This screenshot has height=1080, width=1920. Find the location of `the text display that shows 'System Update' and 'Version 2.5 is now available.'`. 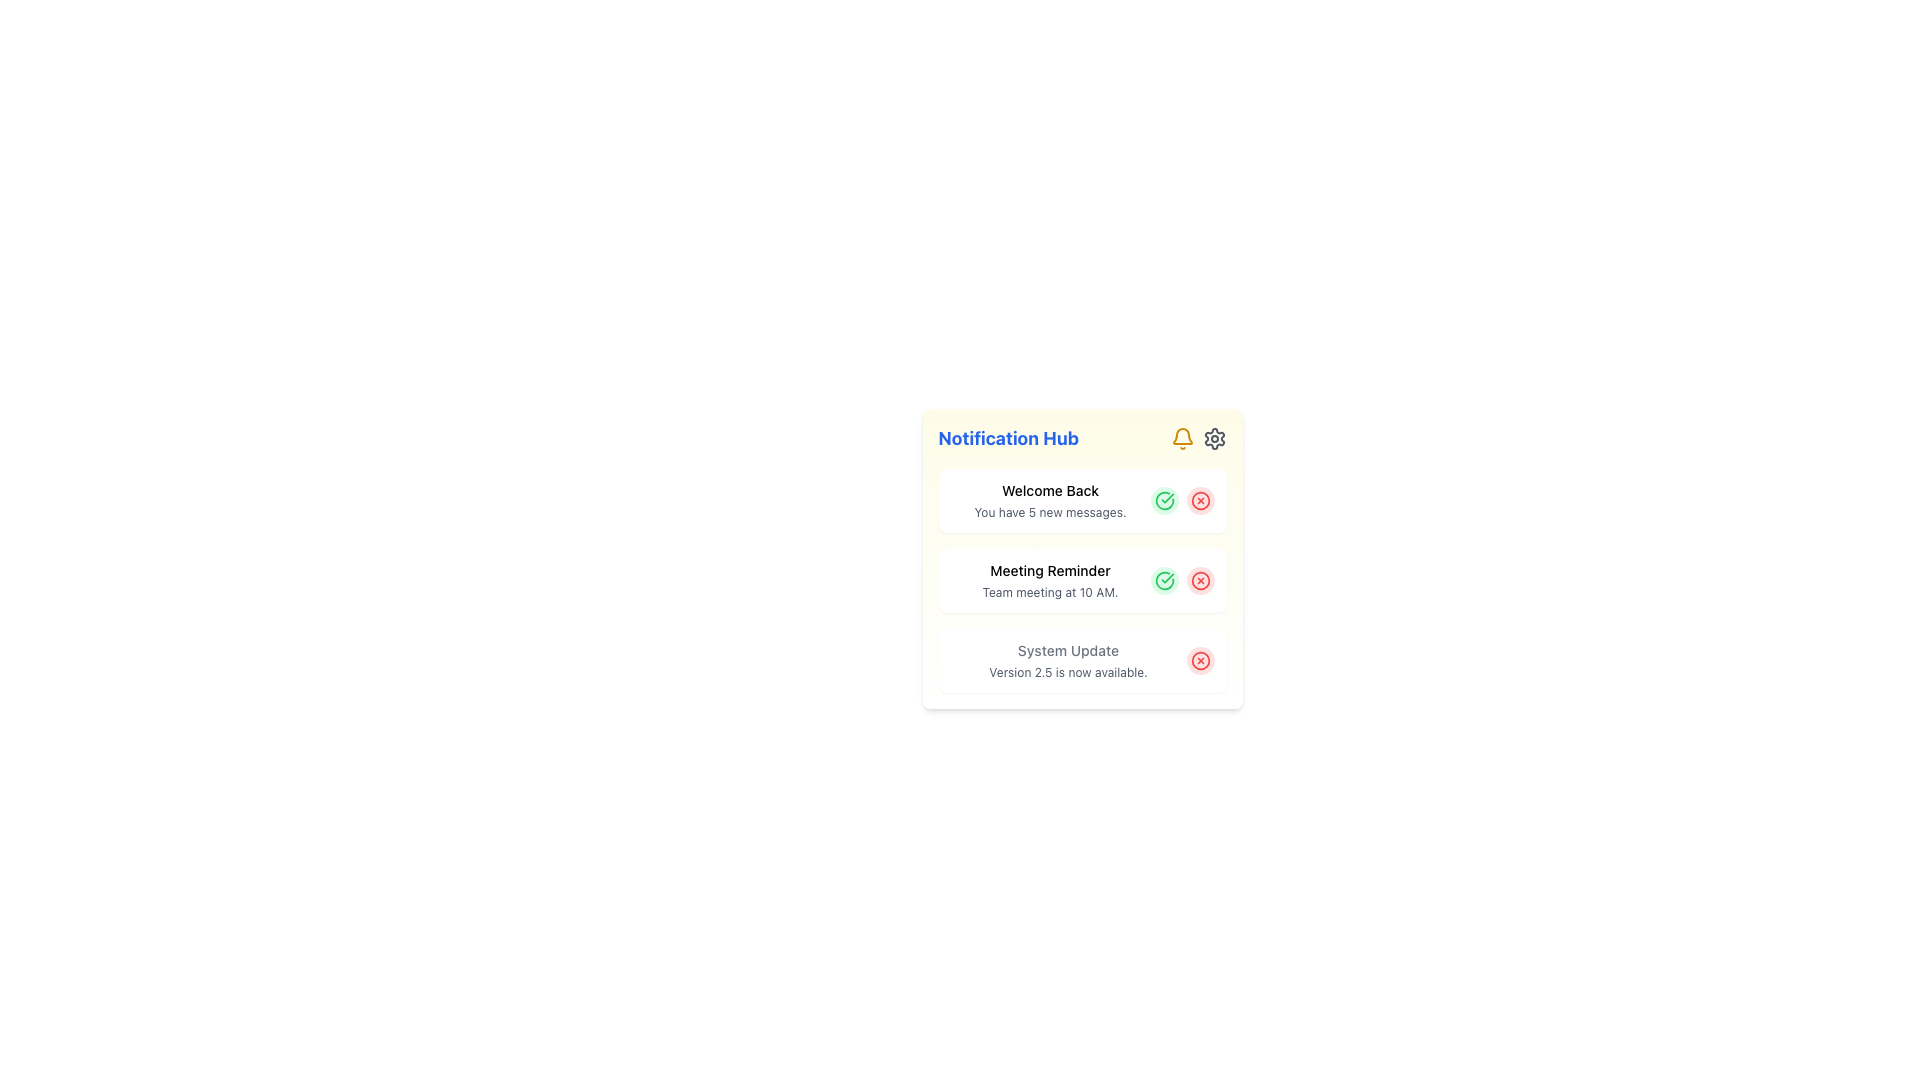

the text display that shows 'System Update' and 'Version 2.5 is now available.' is located at coordinates (1067, 660).